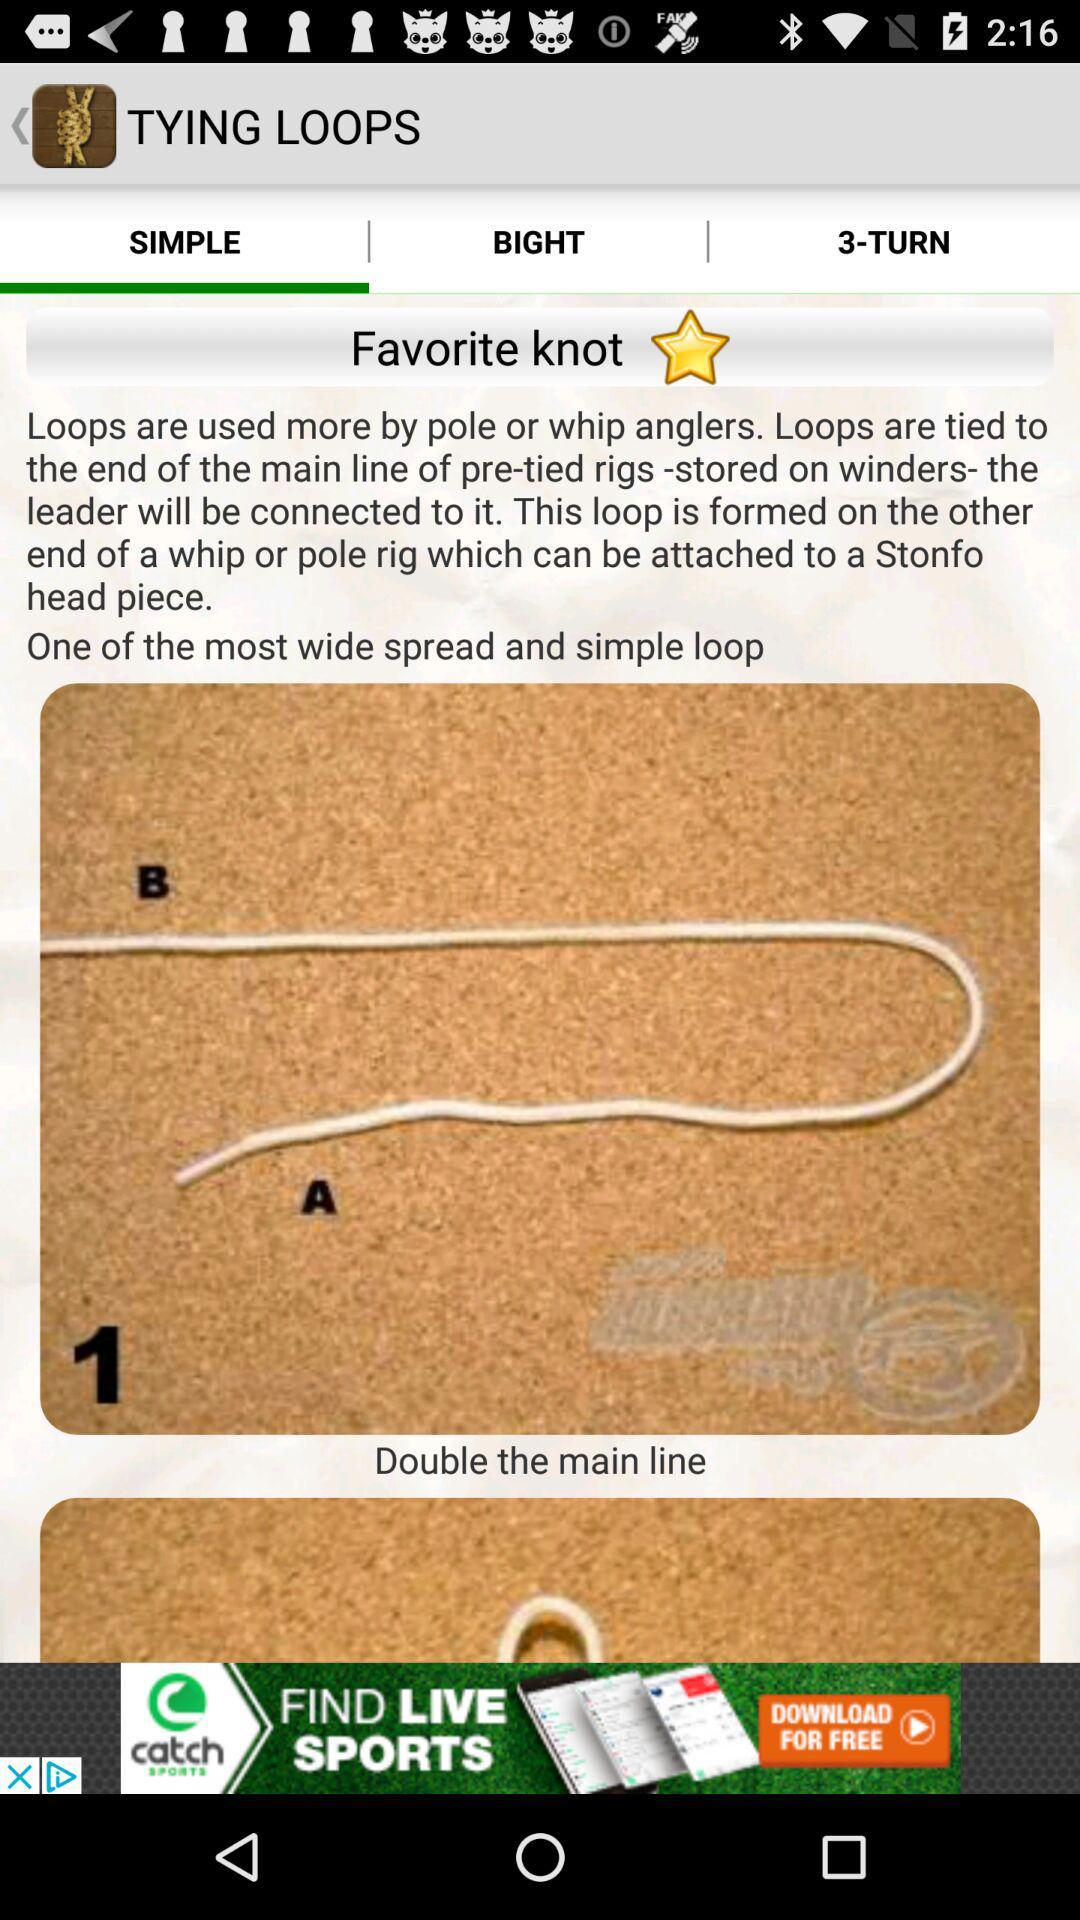 Image resolution: width=1080 pixels, height=1920 pixels. Describe the element at coordinates (540, 1579) in the screenshot. I see `image` at that location.